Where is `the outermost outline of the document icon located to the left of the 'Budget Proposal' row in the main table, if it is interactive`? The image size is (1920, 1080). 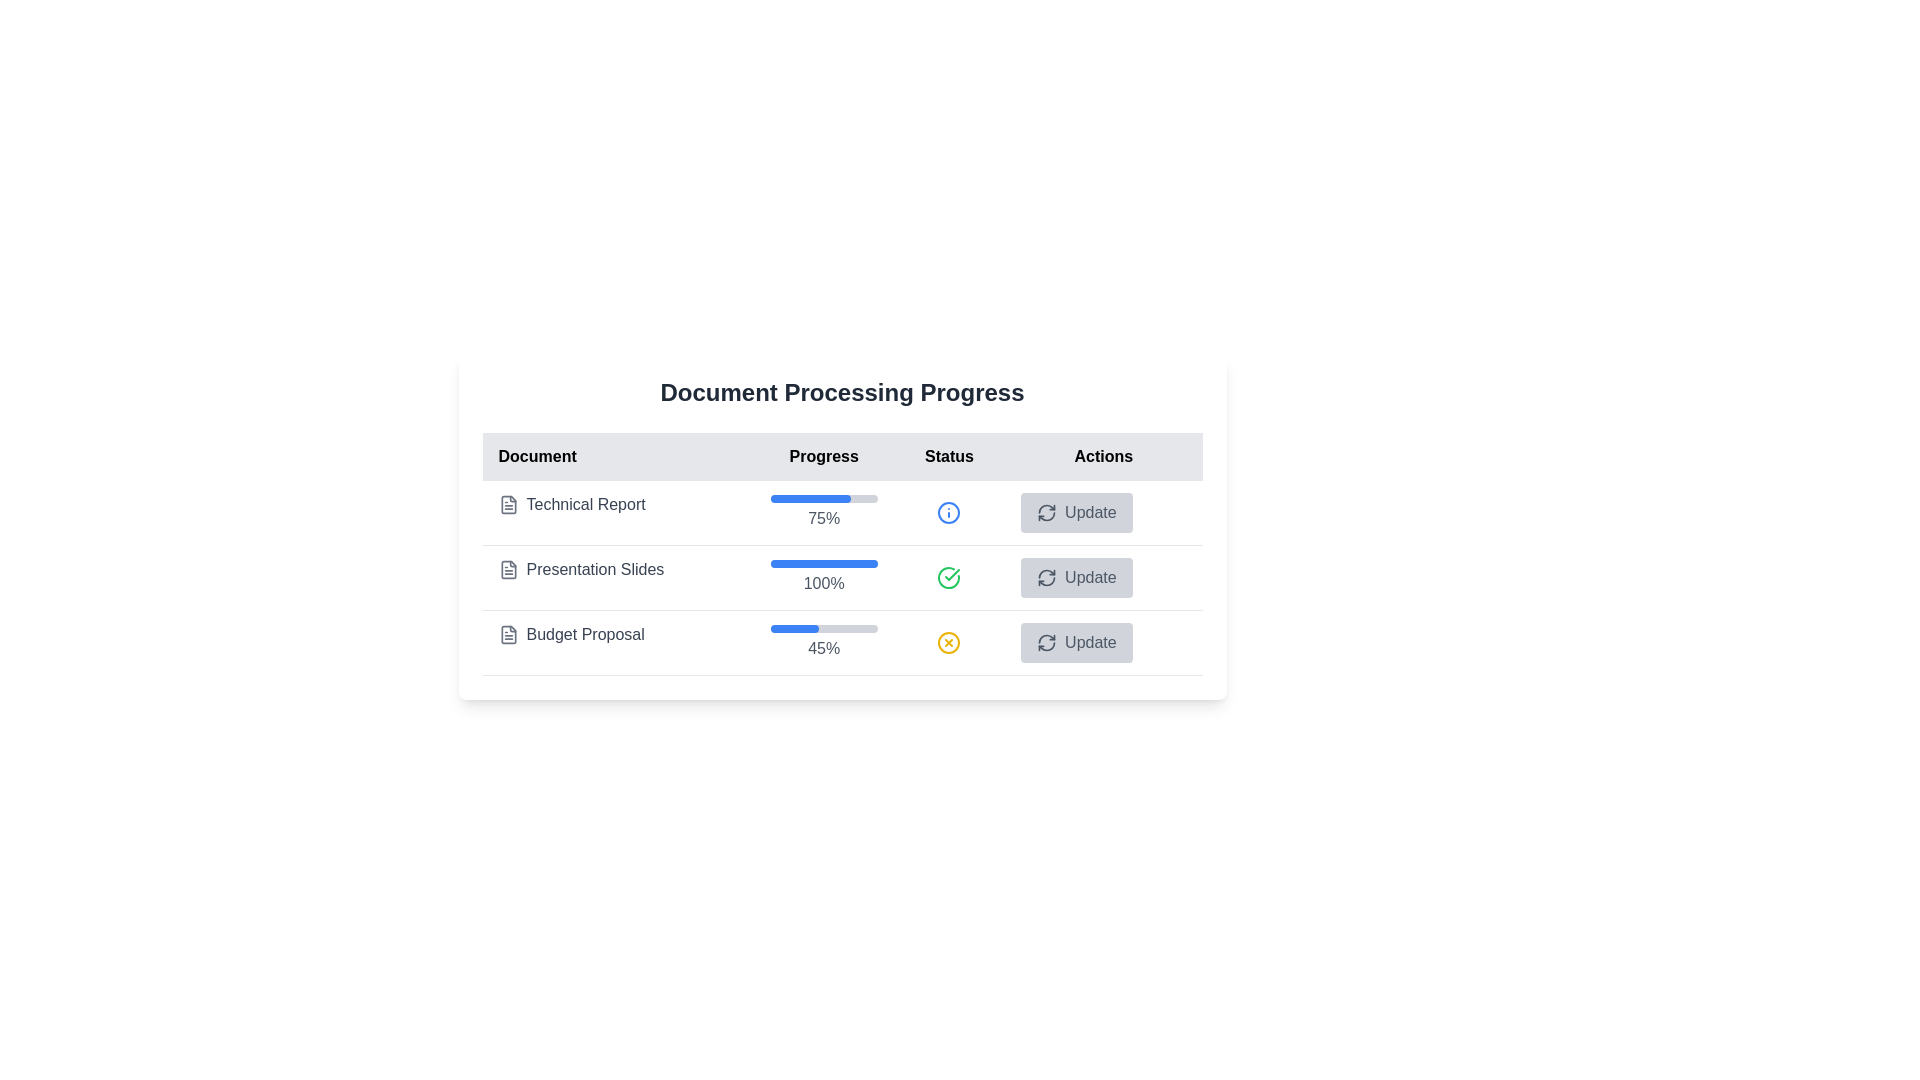
the outermost outline of the document icon located to the left of the 'Budget Proposal' row in the main table, if it is interactive is located at coordinates (508, 635).